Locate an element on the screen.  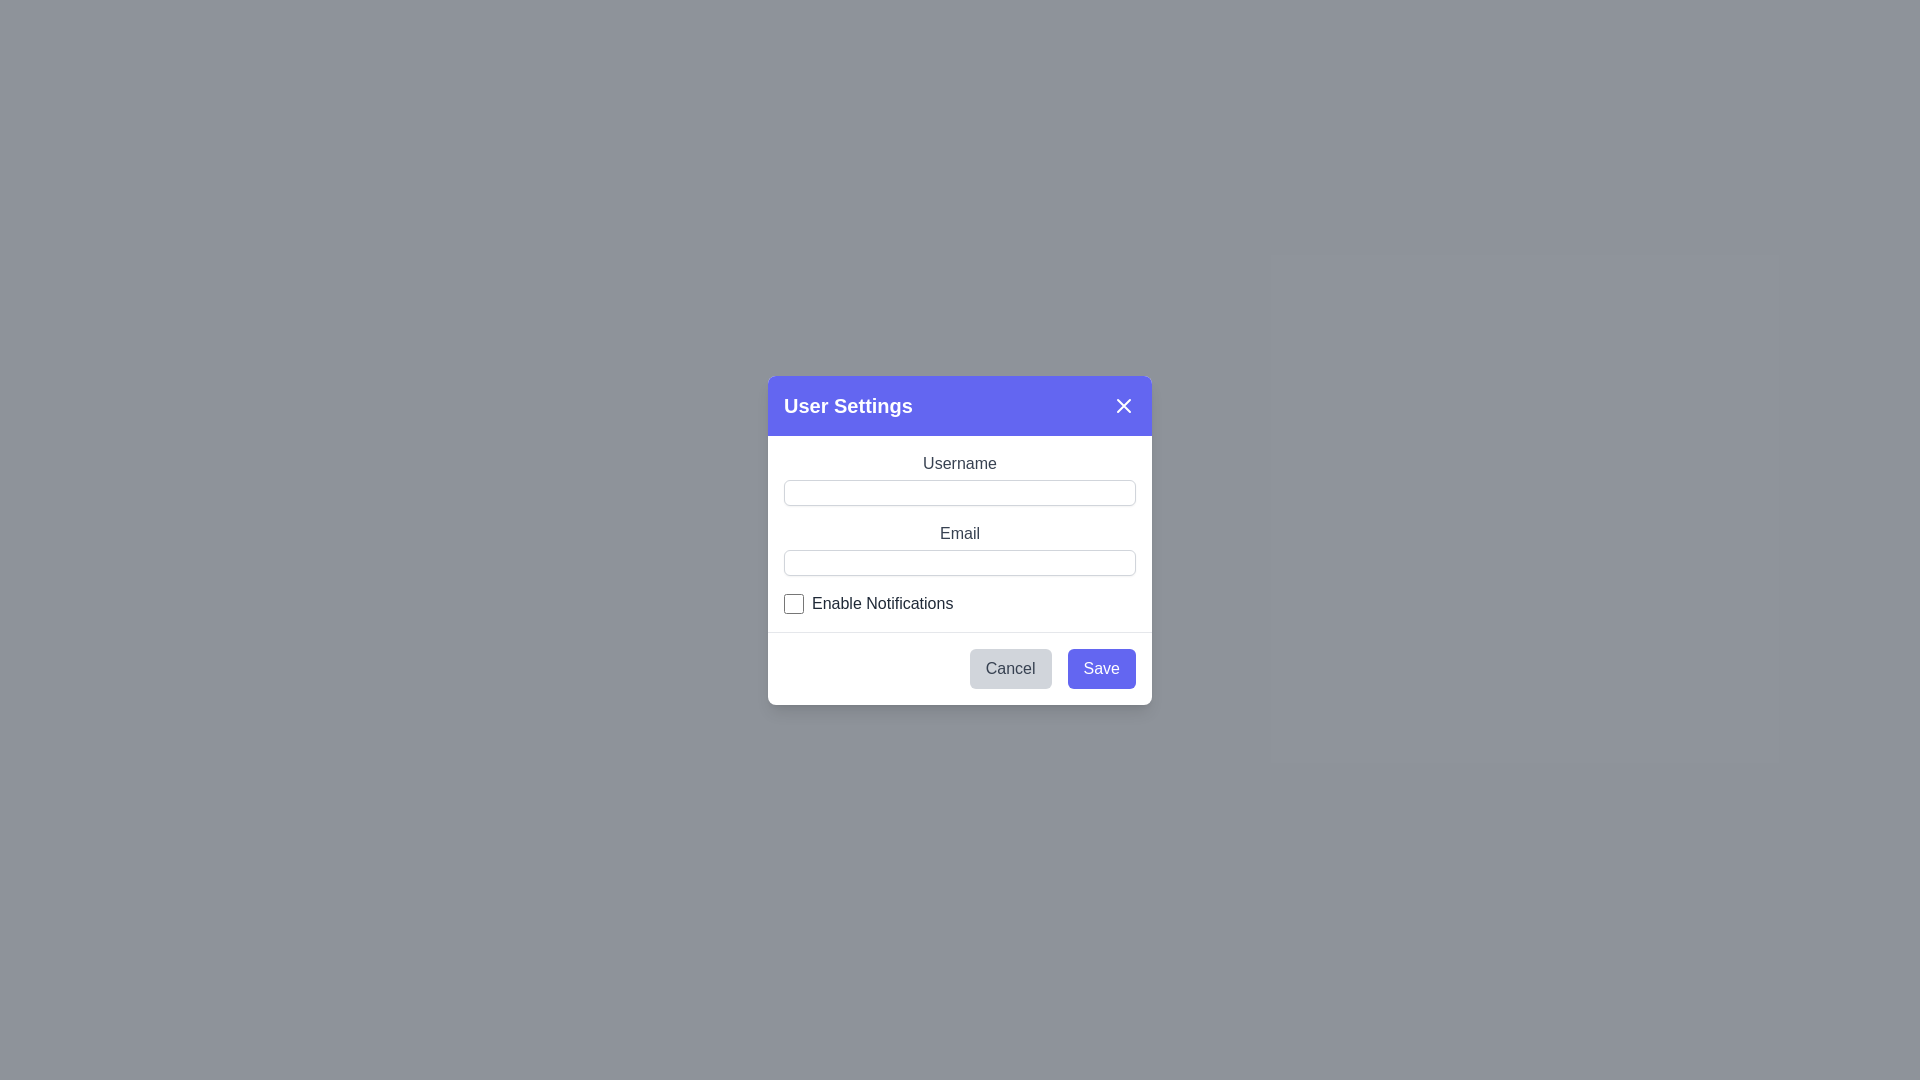
the 'Cancel' button located on the left side of the button group at the bottom of the modal window is located at coordinates (1010, 668).